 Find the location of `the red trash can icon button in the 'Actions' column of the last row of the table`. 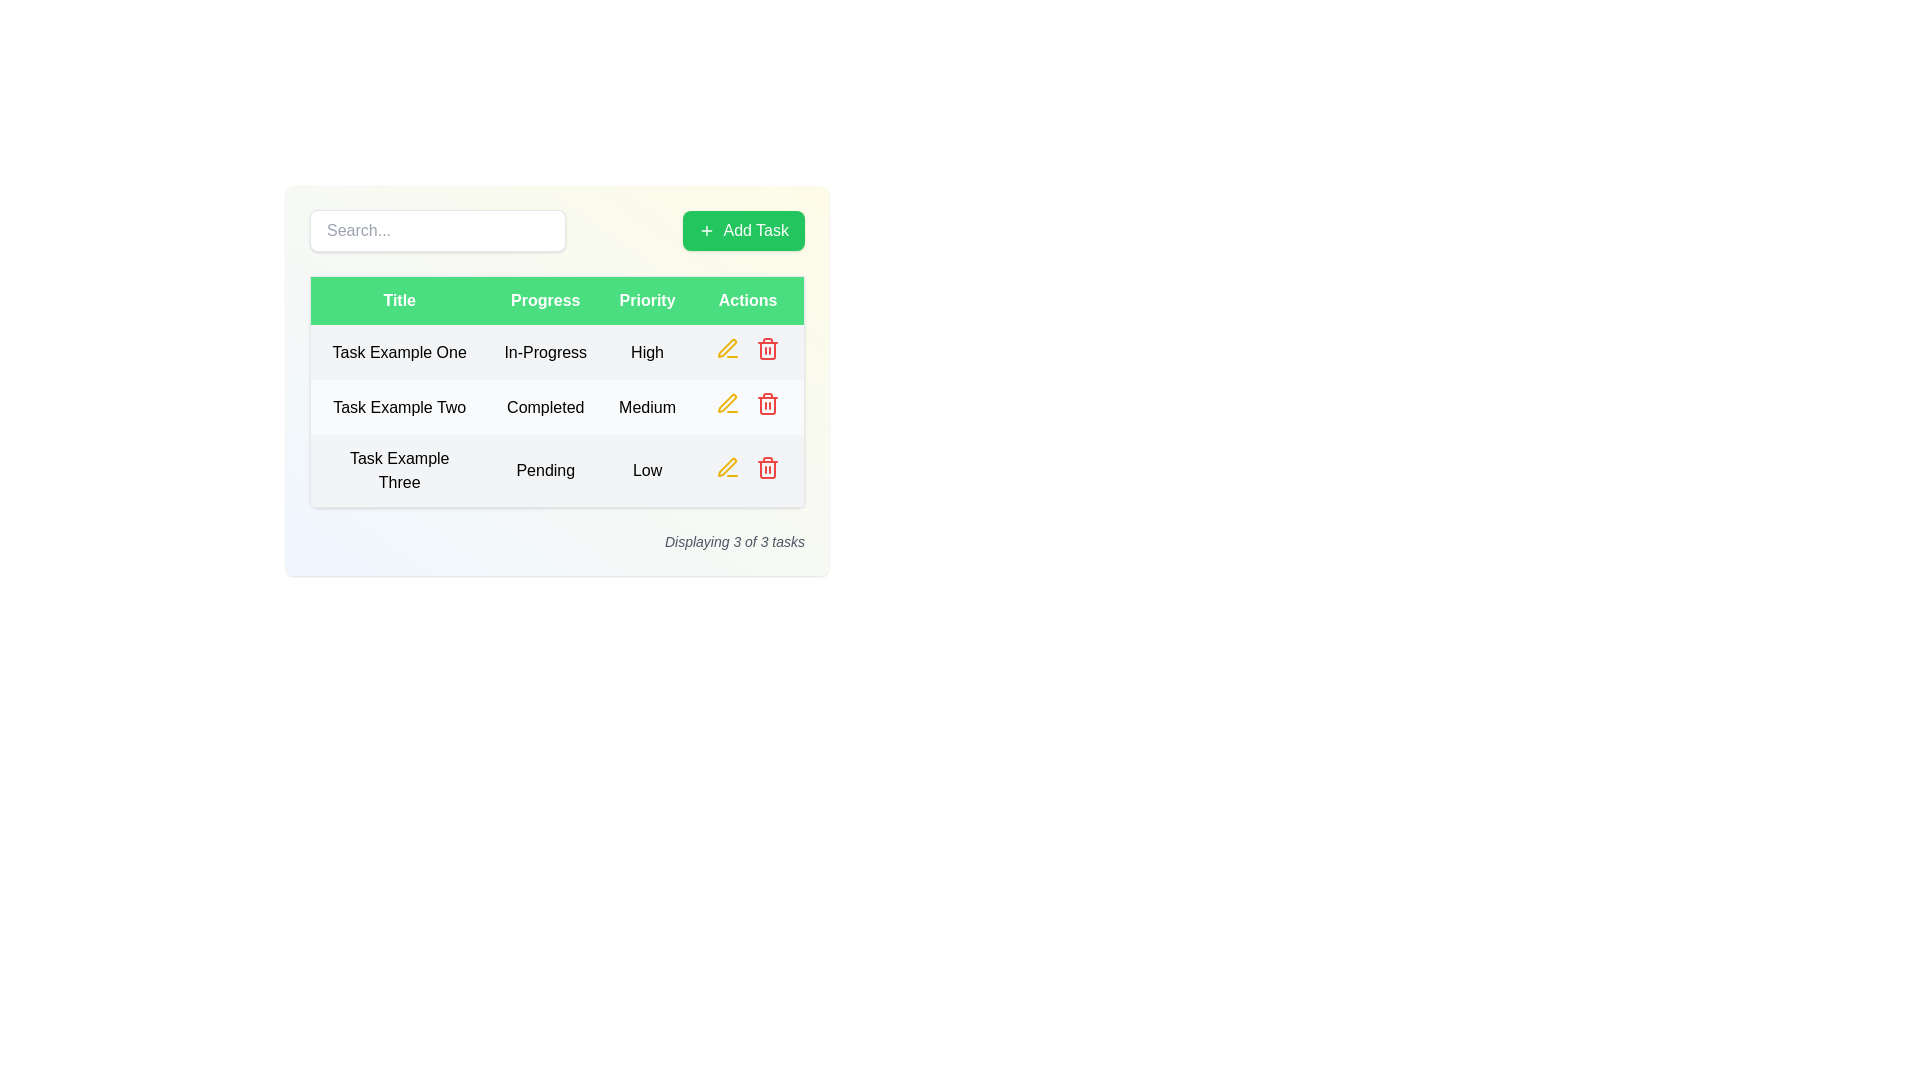

the red trash can icon button in the 'Actions' column of the last row of the table is located at coordinates (767, 347).